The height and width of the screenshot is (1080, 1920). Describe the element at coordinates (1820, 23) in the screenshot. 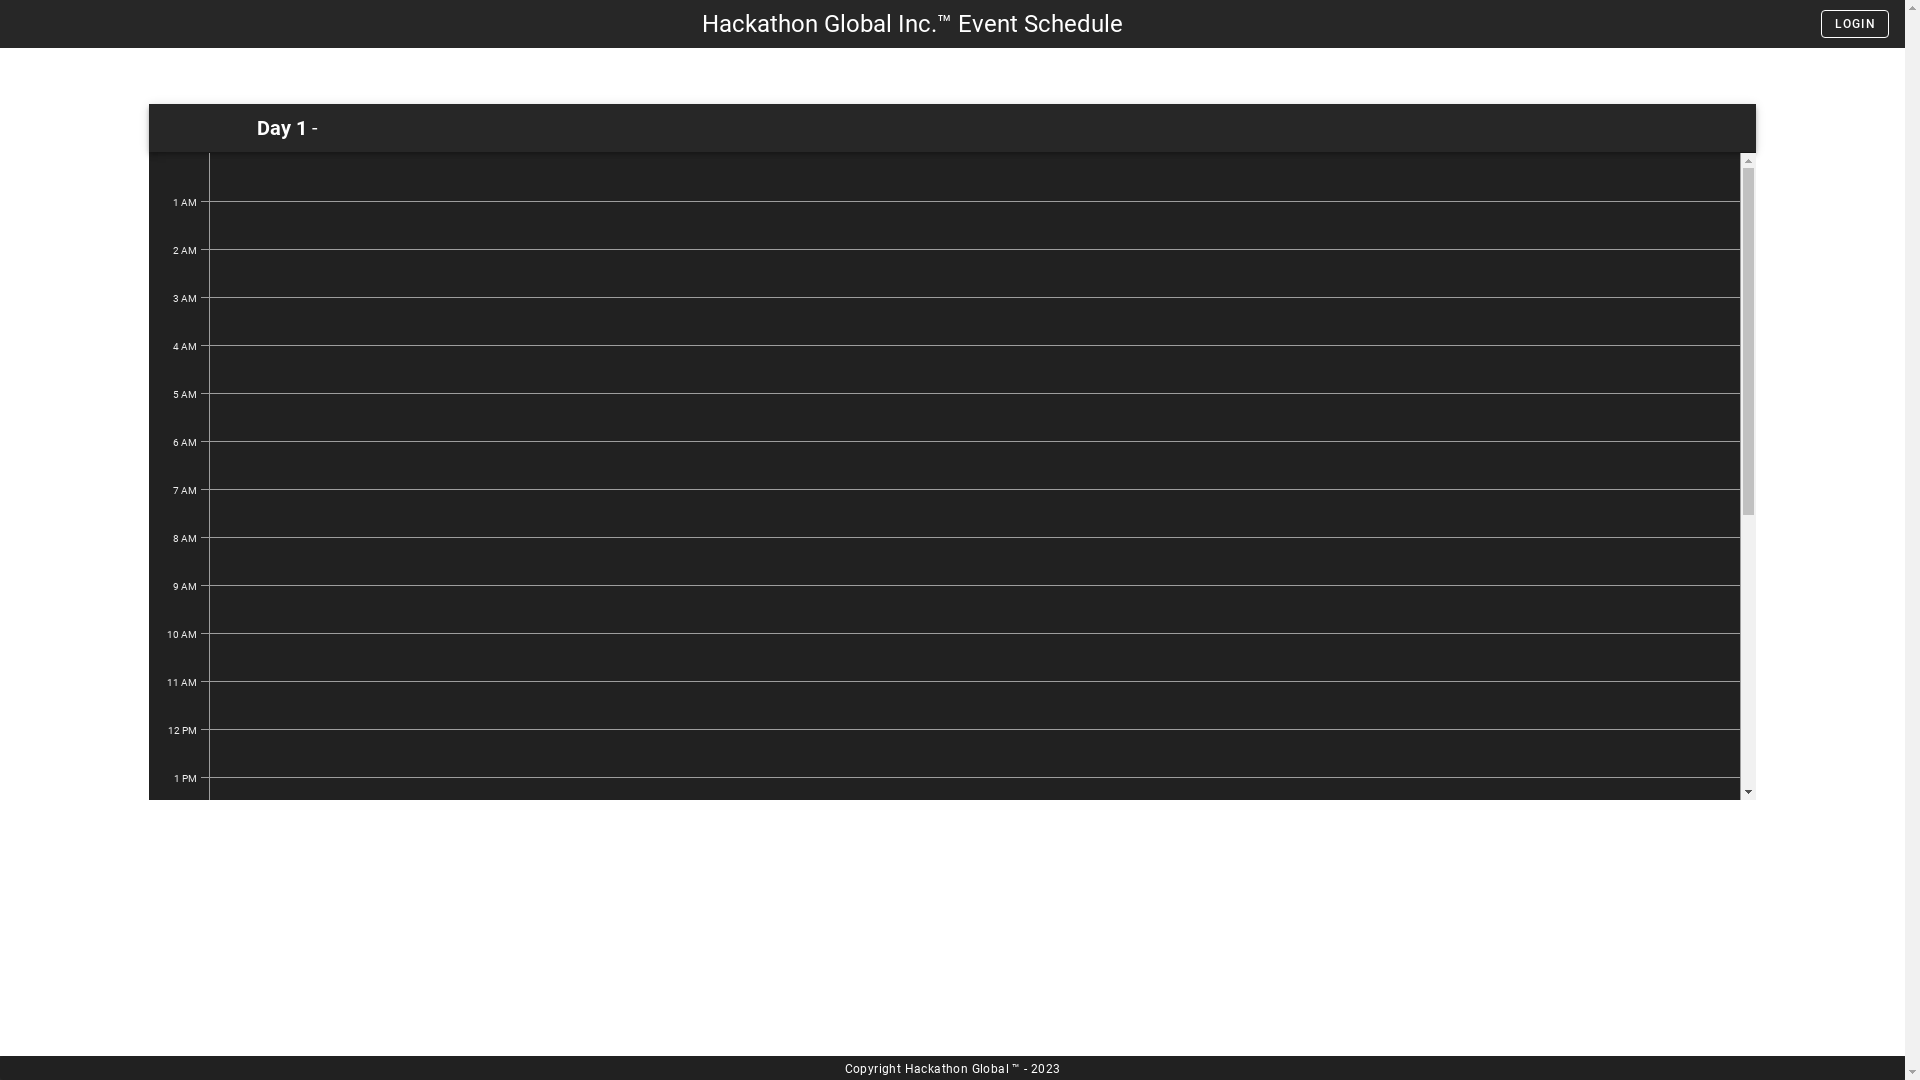

I see `'LOGIN'` at that location.